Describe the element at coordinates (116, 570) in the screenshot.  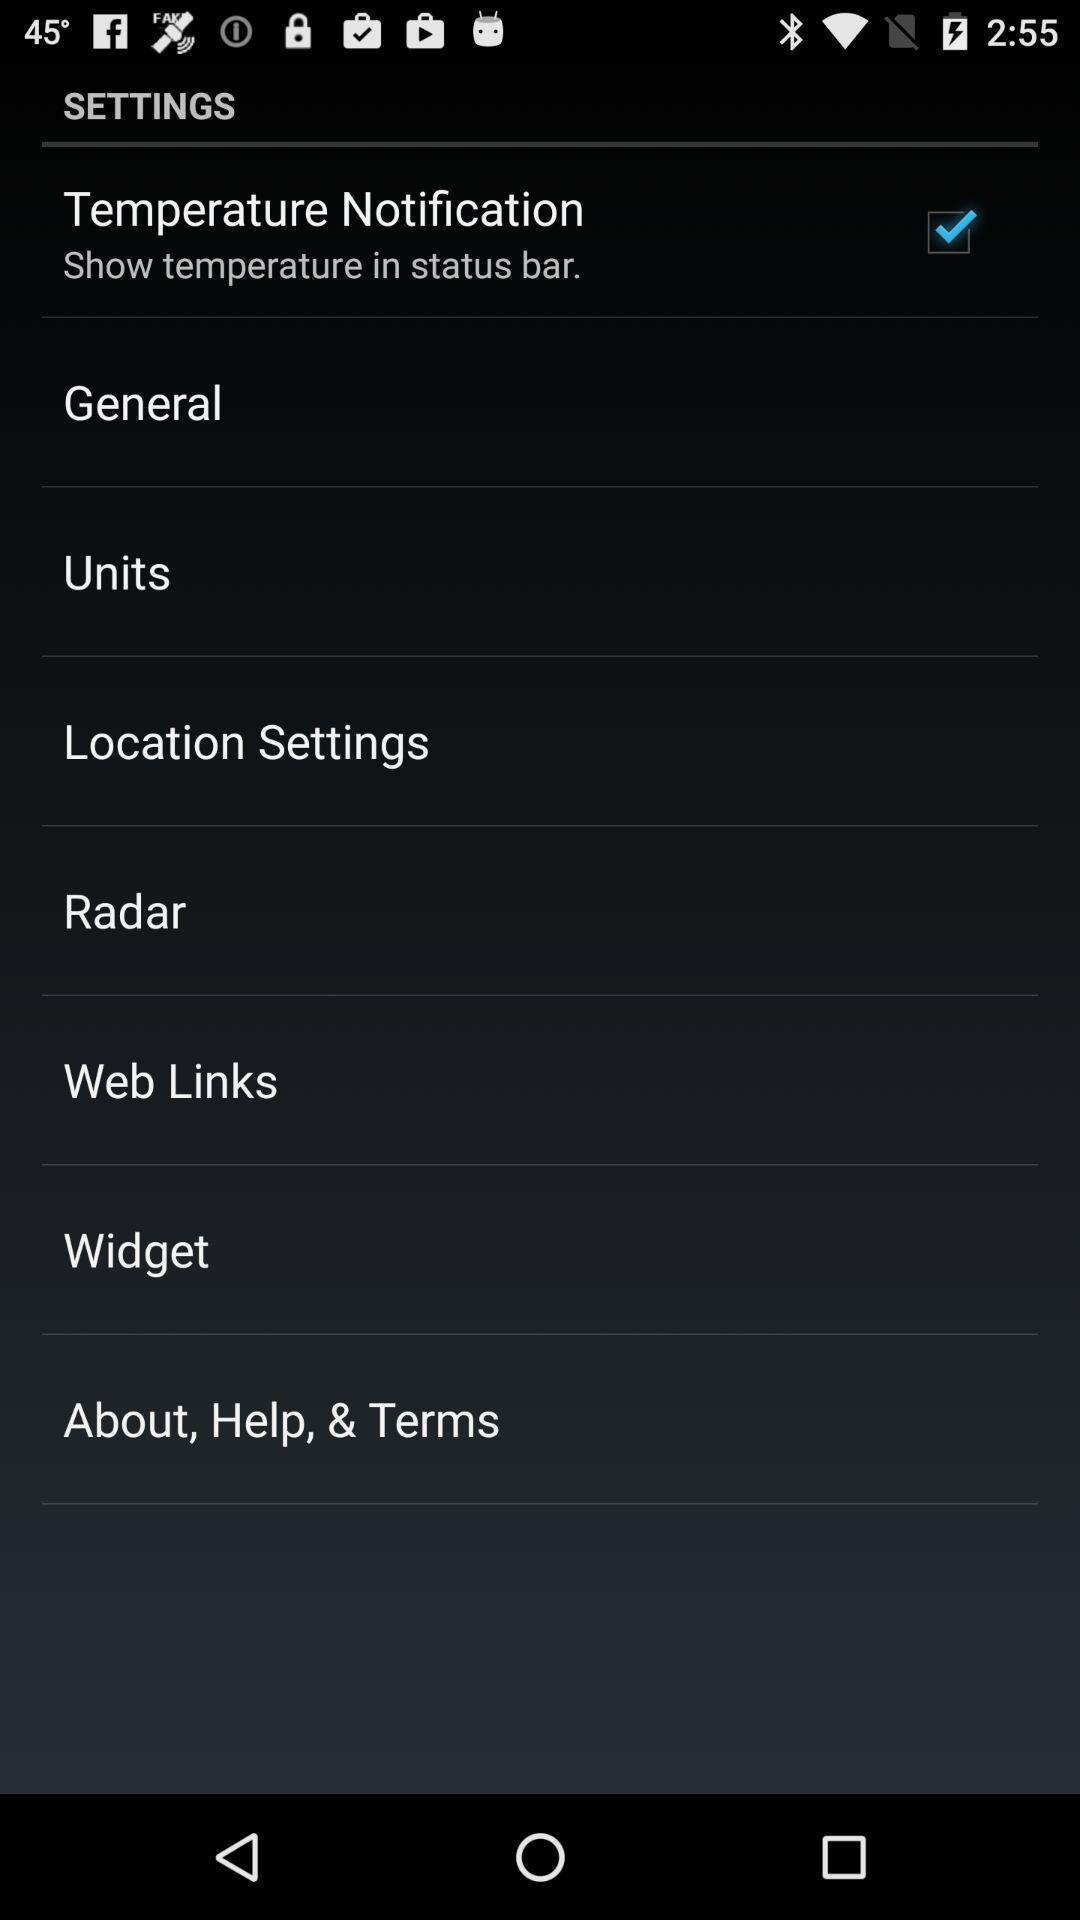
I see `the units` at that location.